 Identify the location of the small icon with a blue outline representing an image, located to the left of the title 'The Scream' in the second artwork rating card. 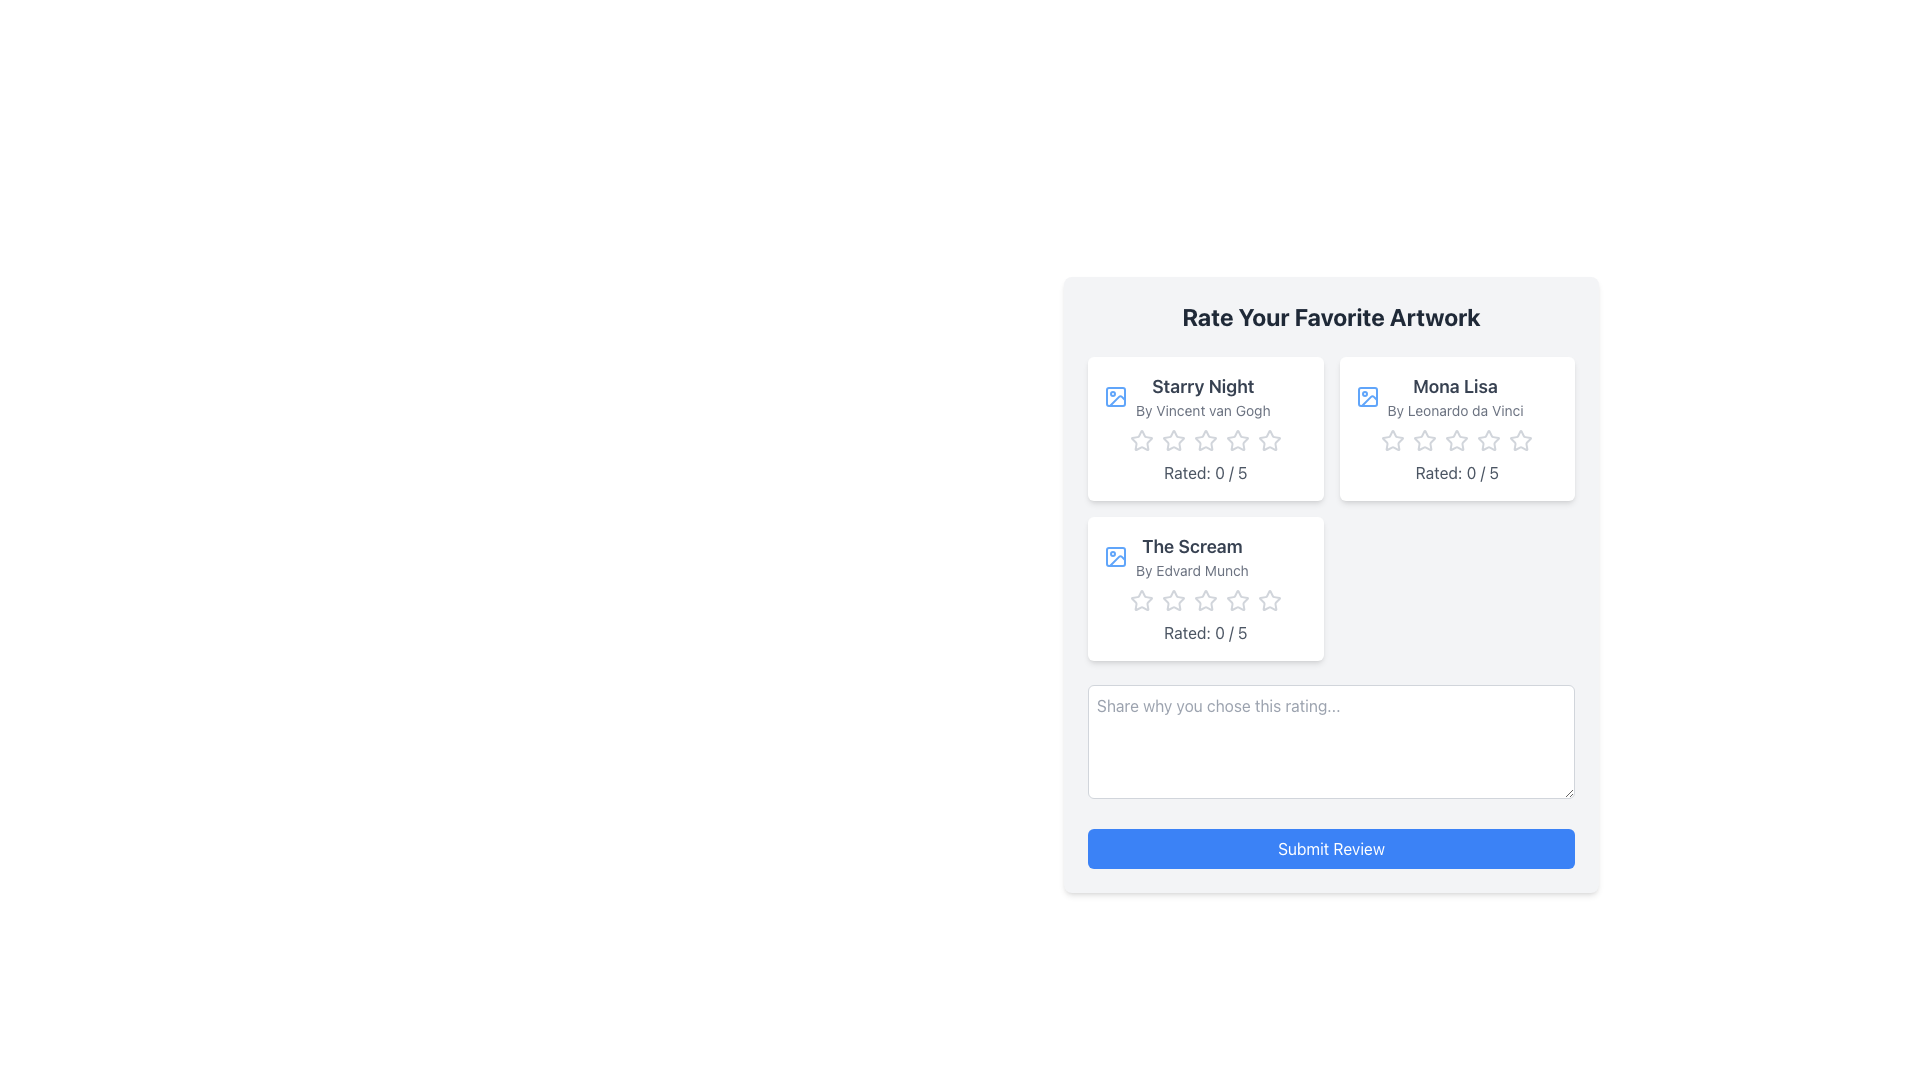
(1115, 556).